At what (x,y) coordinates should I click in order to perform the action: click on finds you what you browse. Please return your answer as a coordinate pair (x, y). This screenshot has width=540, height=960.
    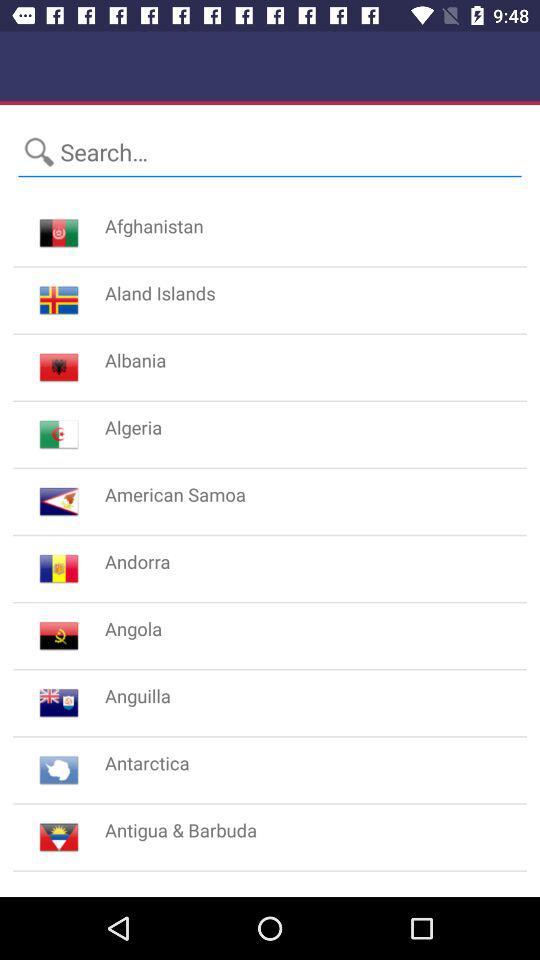
    Looking at the image, I should click on (270, 151).